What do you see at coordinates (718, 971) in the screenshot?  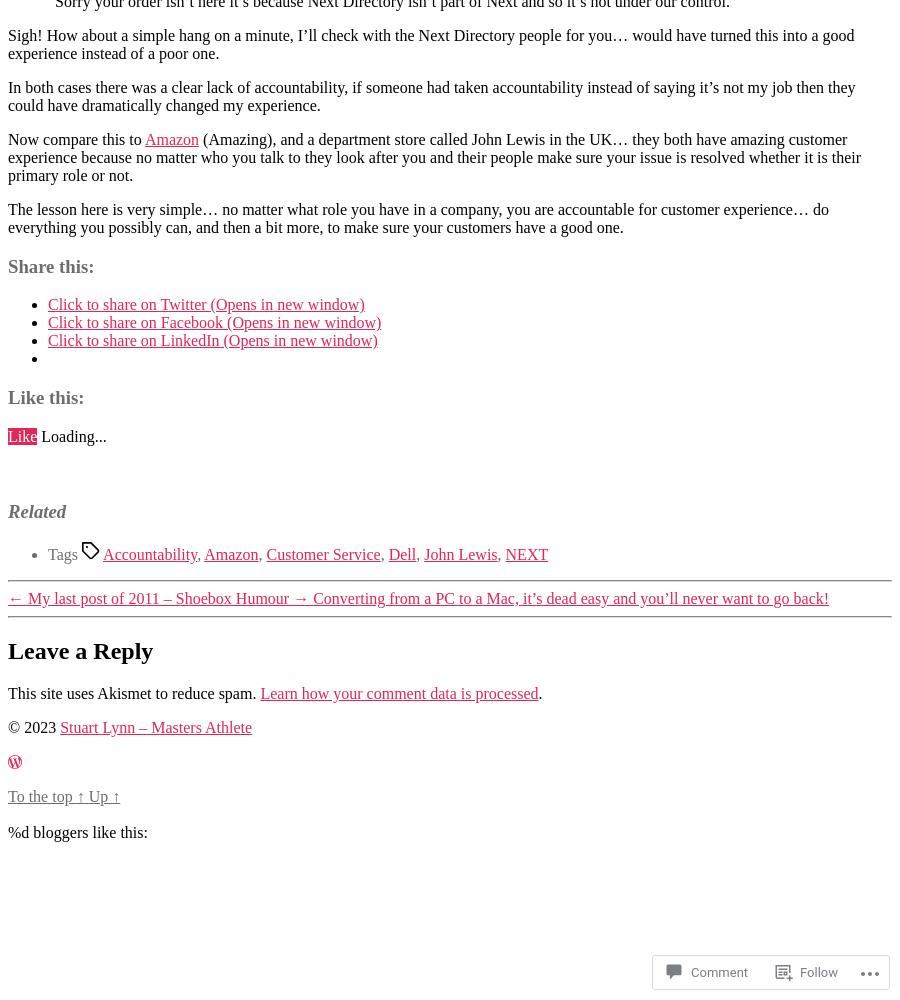 I see `'Comment'` at bounding box center [718, 971].